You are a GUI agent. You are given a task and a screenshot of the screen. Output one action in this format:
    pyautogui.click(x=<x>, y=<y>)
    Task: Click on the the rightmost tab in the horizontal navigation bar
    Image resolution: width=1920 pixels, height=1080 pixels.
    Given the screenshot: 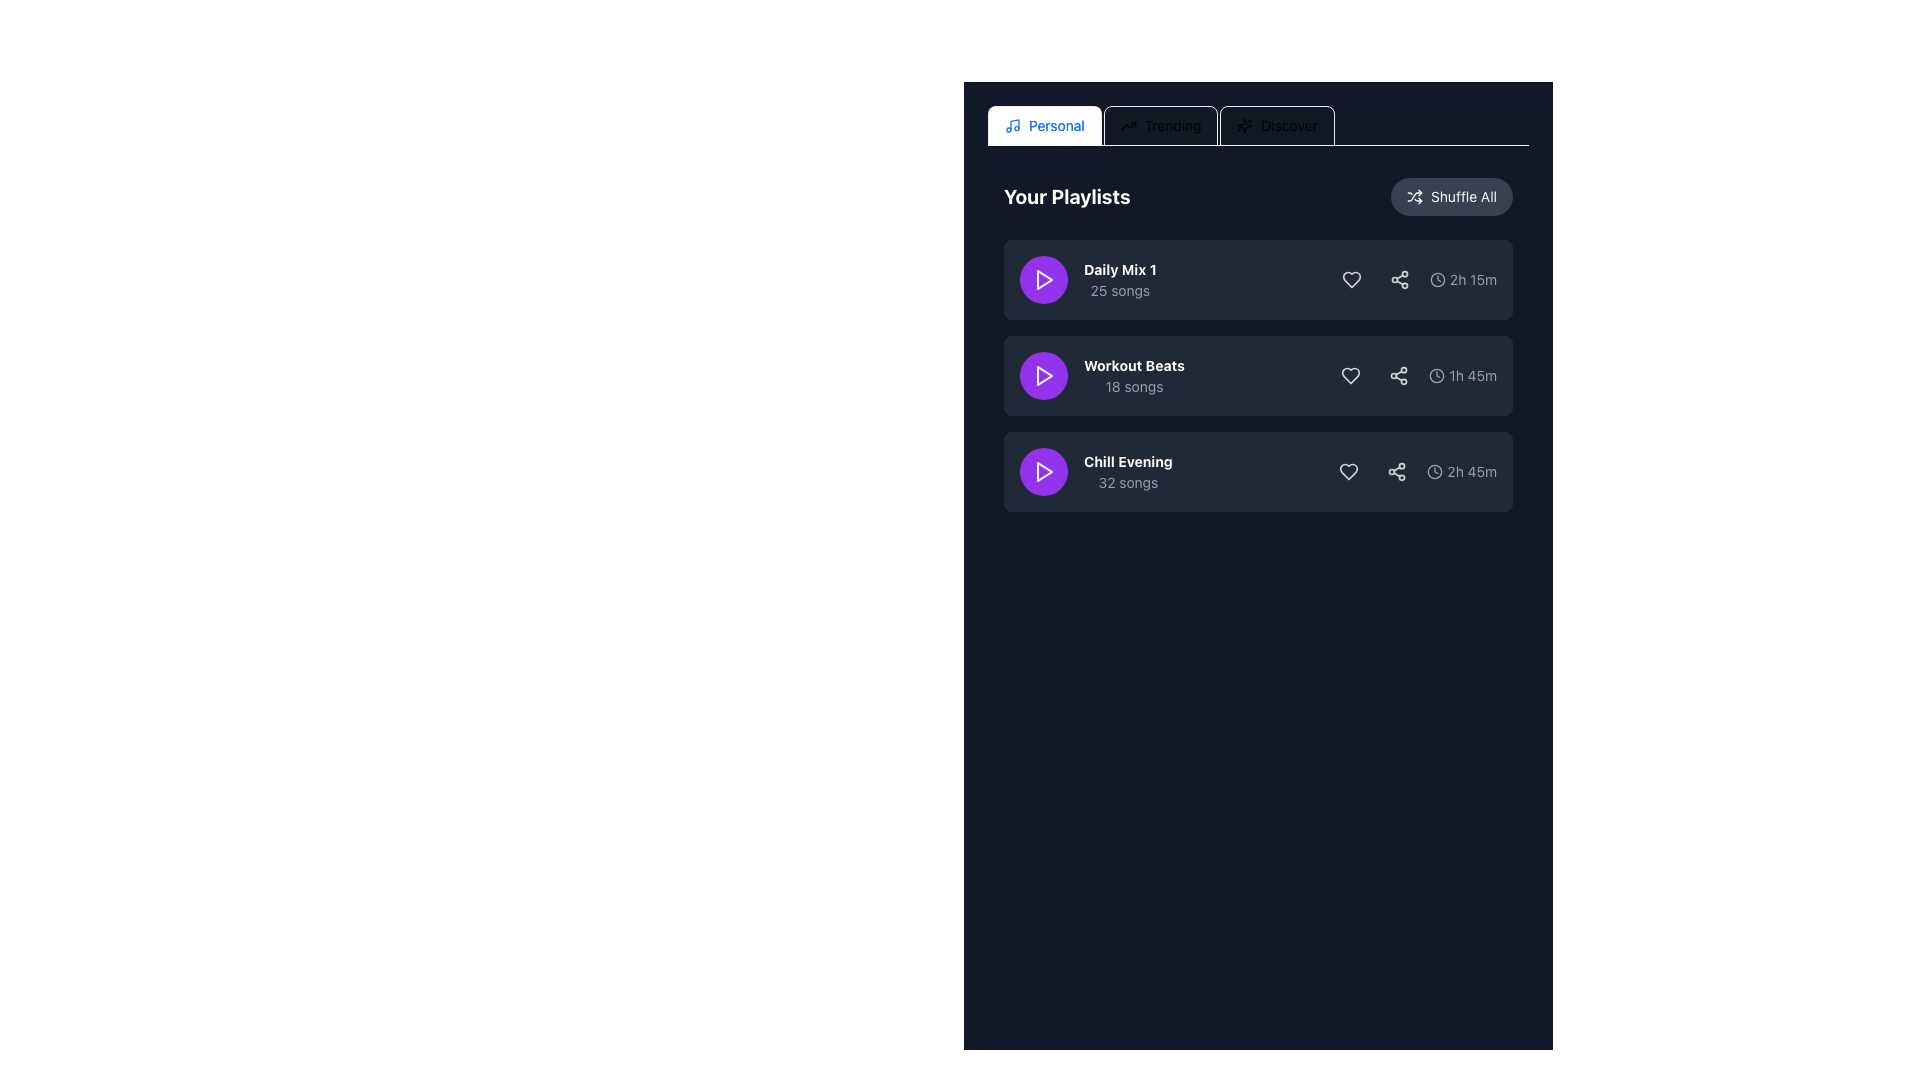 What is the action you would take?
    pyautogui.click(x=1276, y=126)
    